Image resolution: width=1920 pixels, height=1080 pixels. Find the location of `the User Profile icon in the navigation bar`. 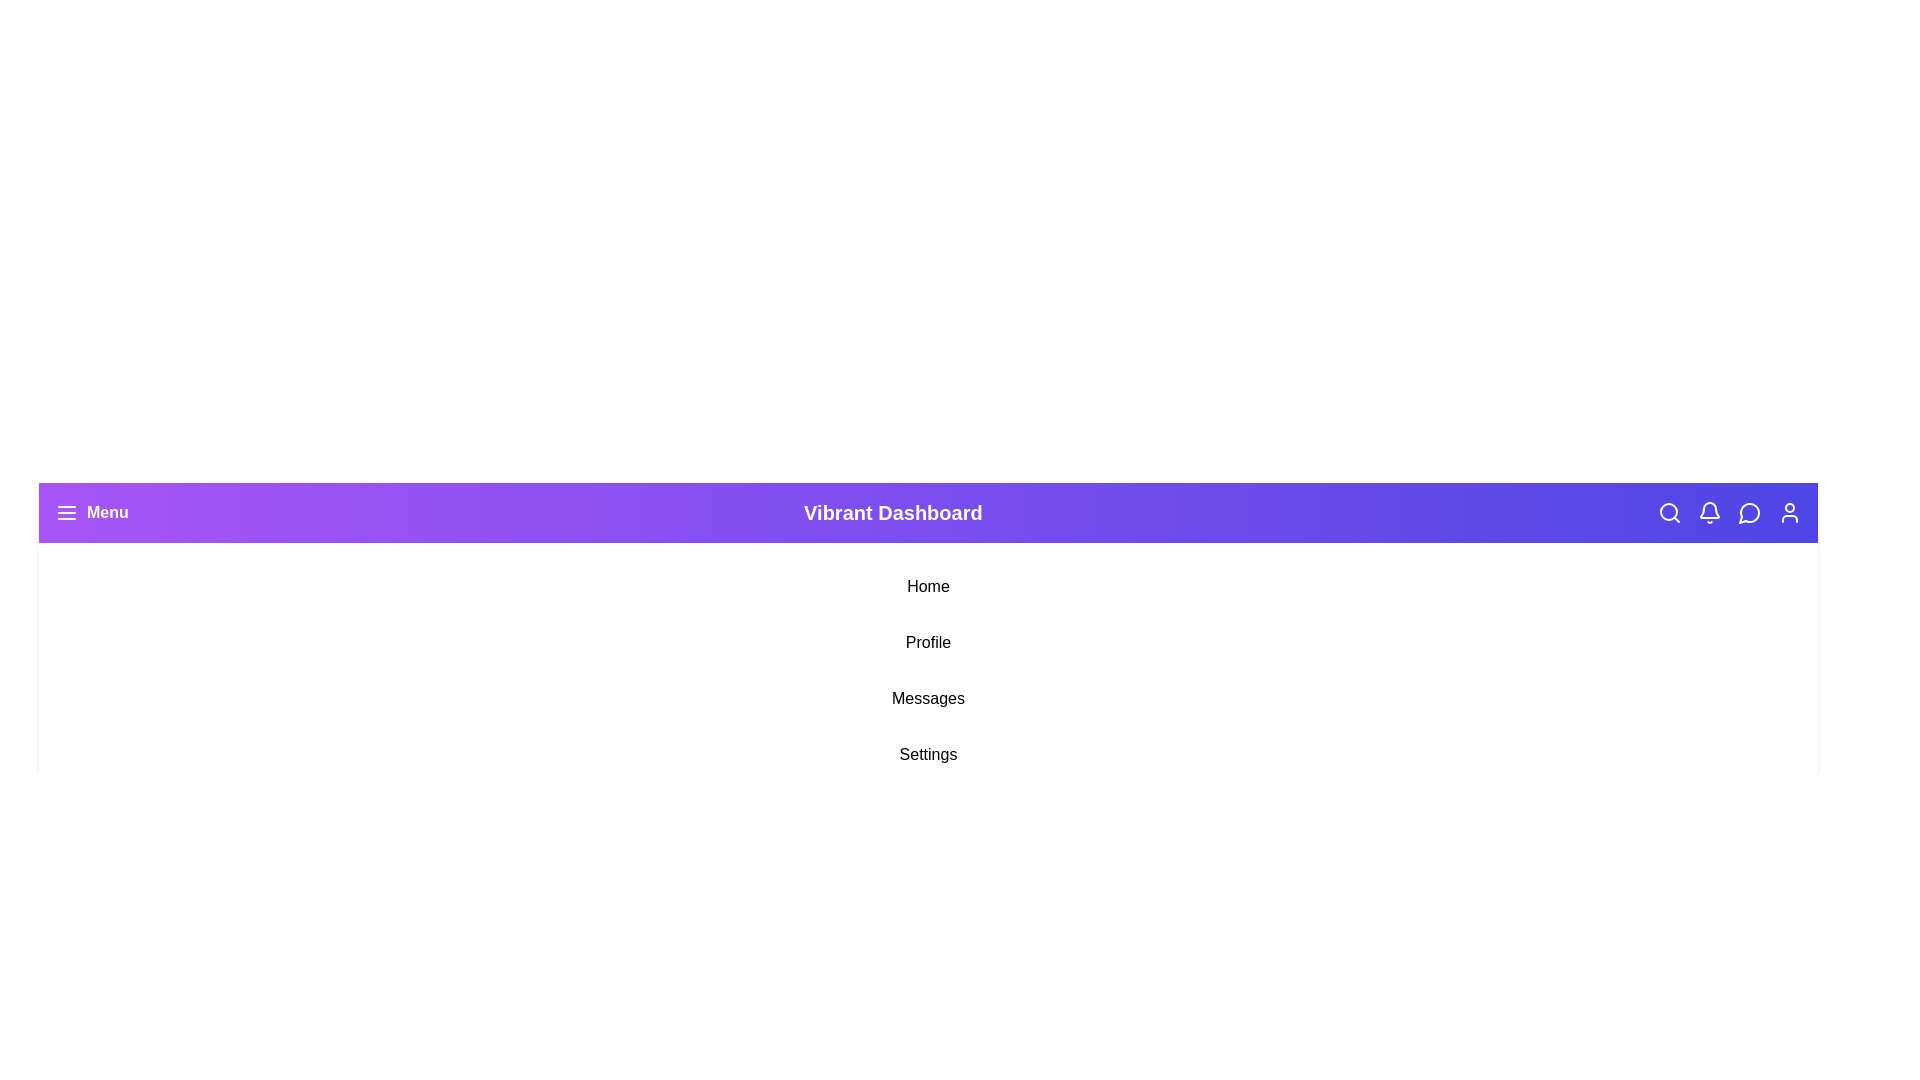

the User Profile icon in the navigation bar is located at coordinates (1790, 512).